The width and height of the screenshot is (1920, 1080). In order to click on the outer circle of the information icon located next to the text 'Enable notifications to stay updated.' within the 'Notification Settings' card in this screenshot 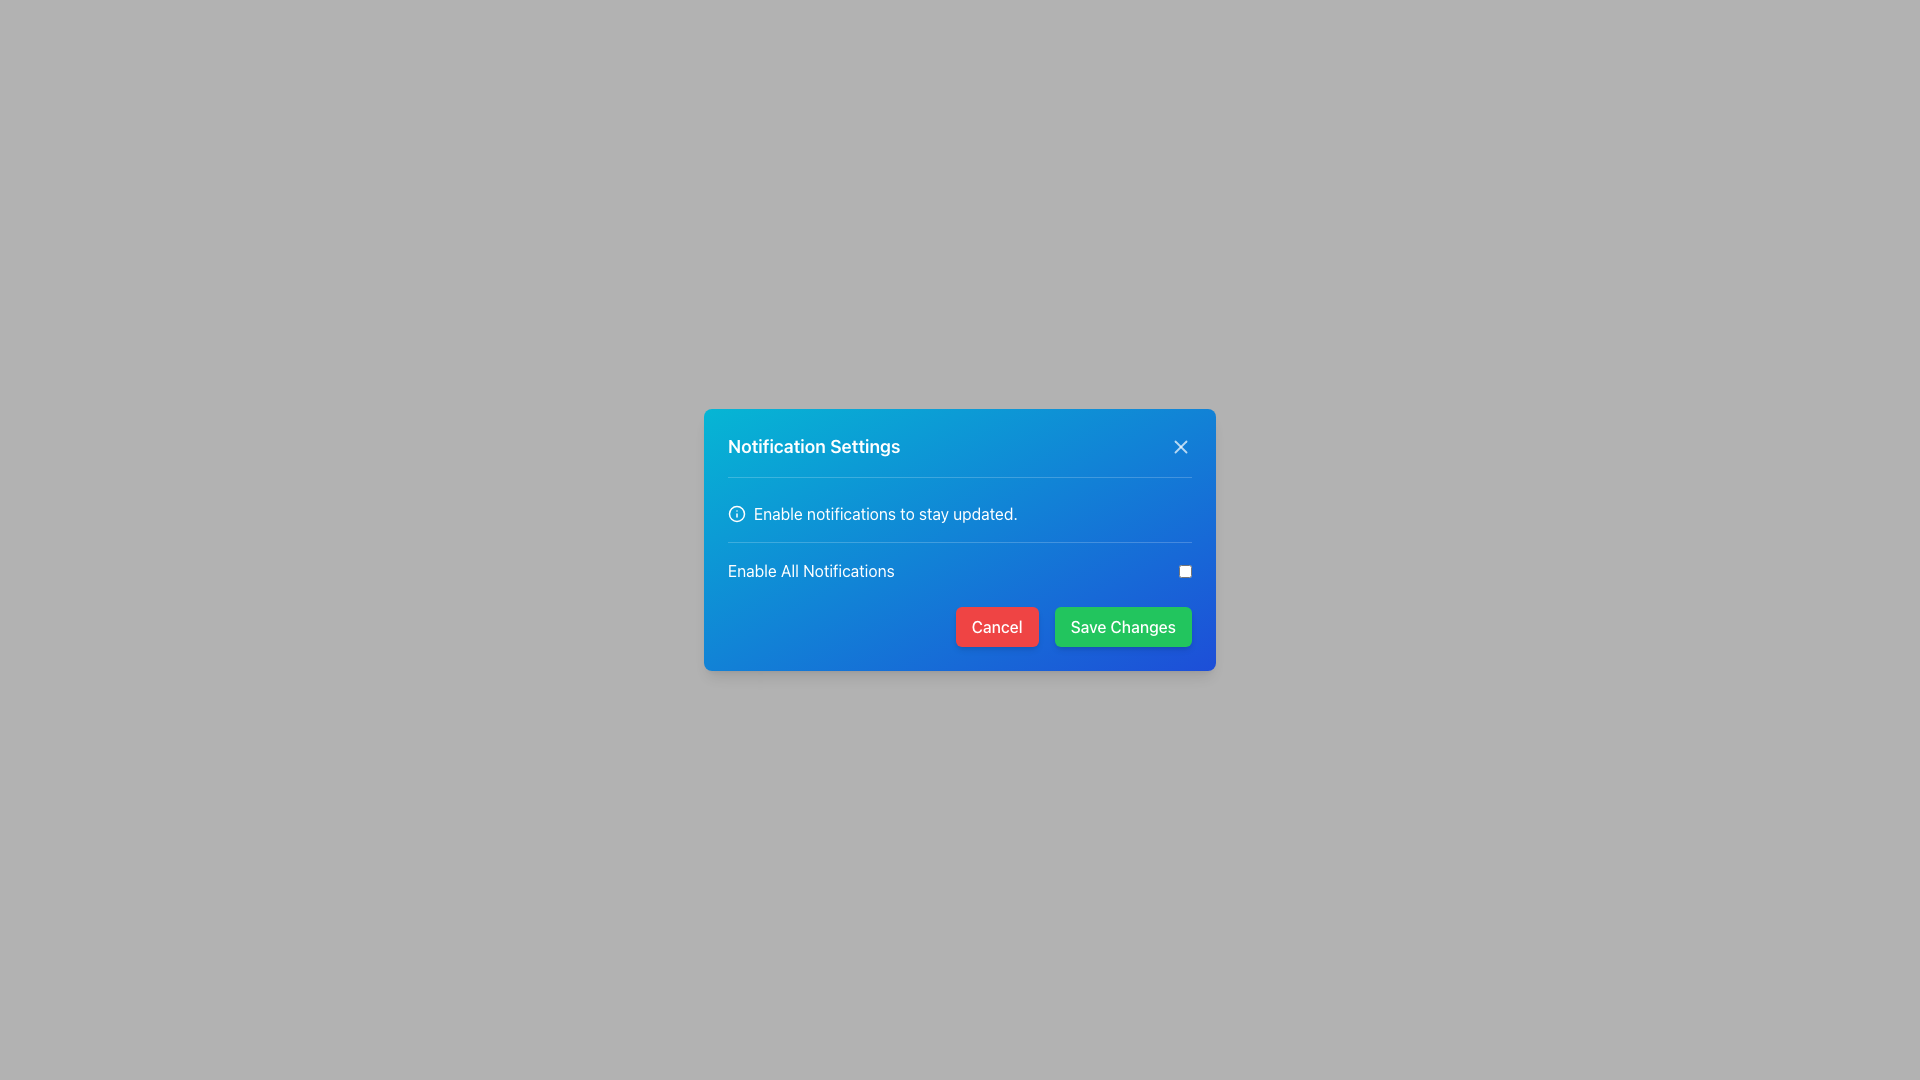, I will do `click(736, 512)`.